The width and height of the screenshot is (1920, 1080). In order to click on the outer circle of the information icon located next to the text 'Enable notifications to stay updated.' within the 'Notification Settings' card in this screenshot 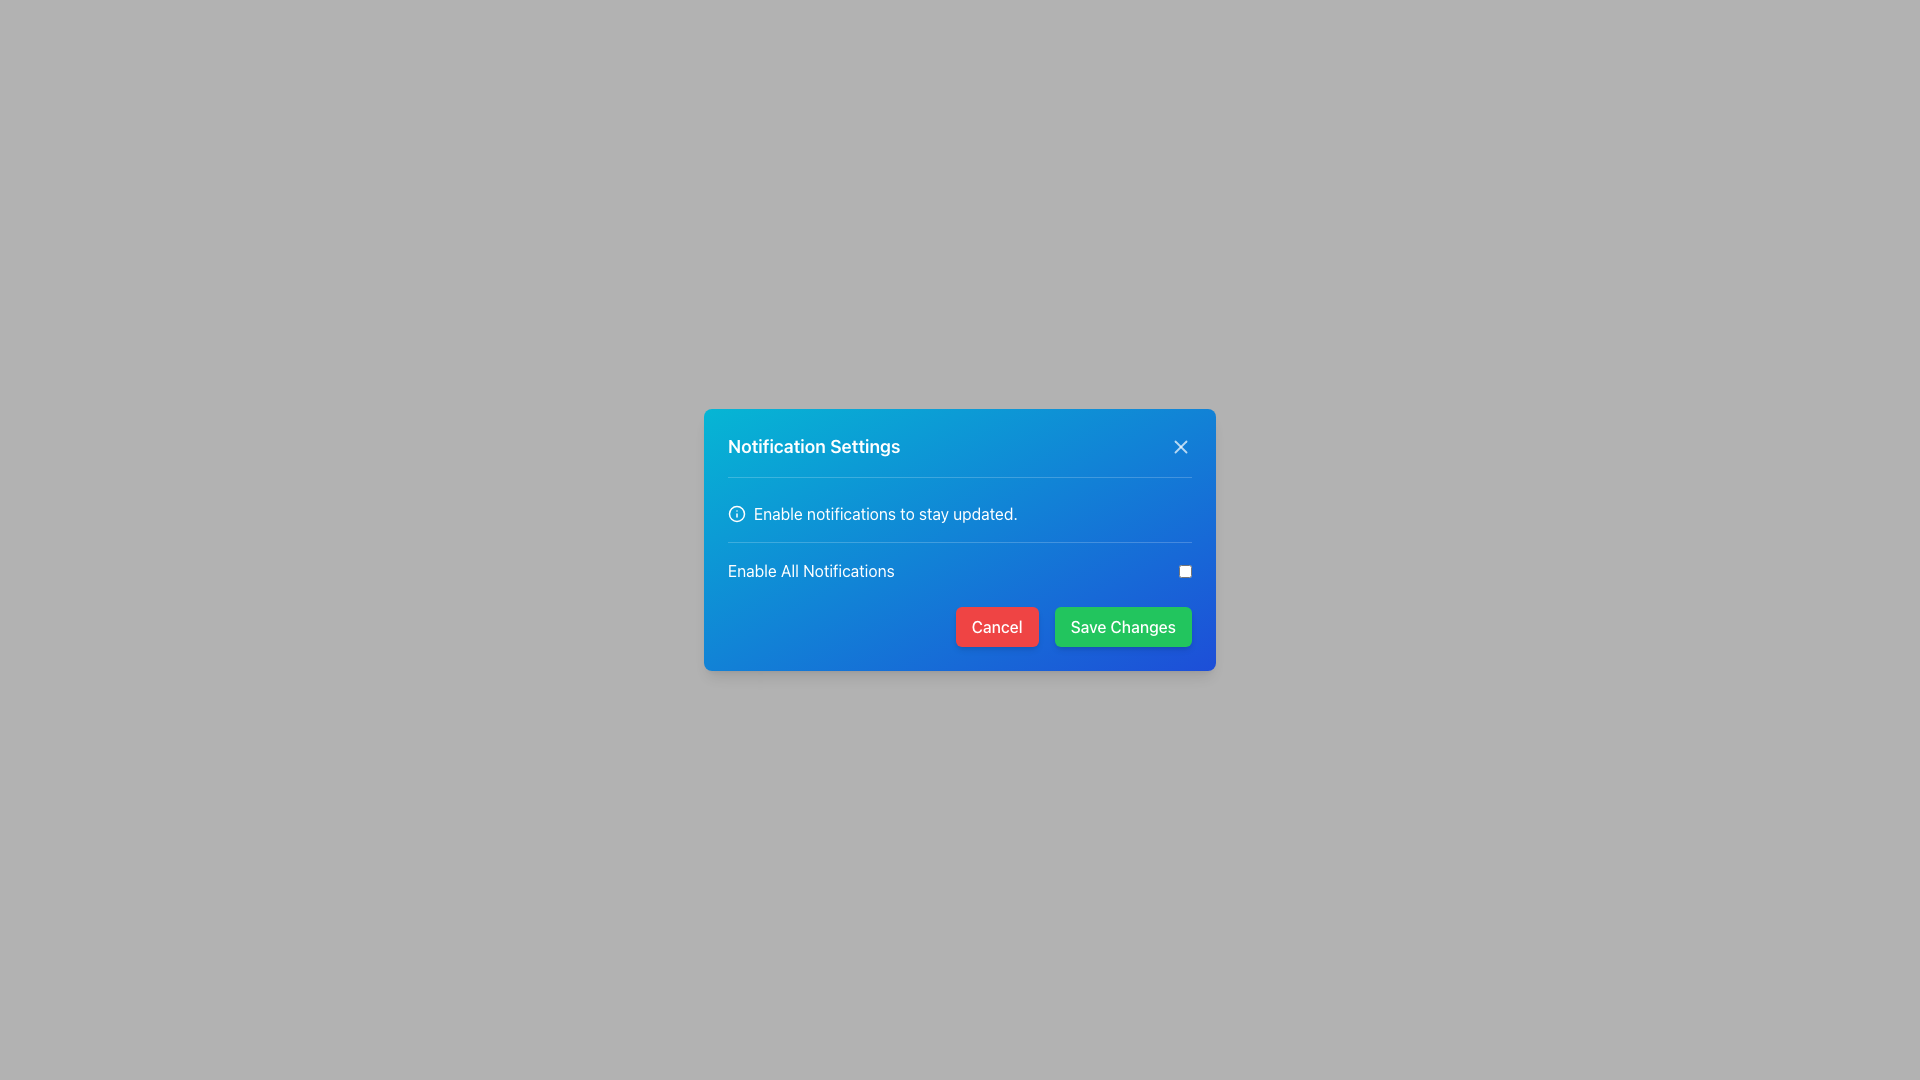, I will do `click(736, 512)`.